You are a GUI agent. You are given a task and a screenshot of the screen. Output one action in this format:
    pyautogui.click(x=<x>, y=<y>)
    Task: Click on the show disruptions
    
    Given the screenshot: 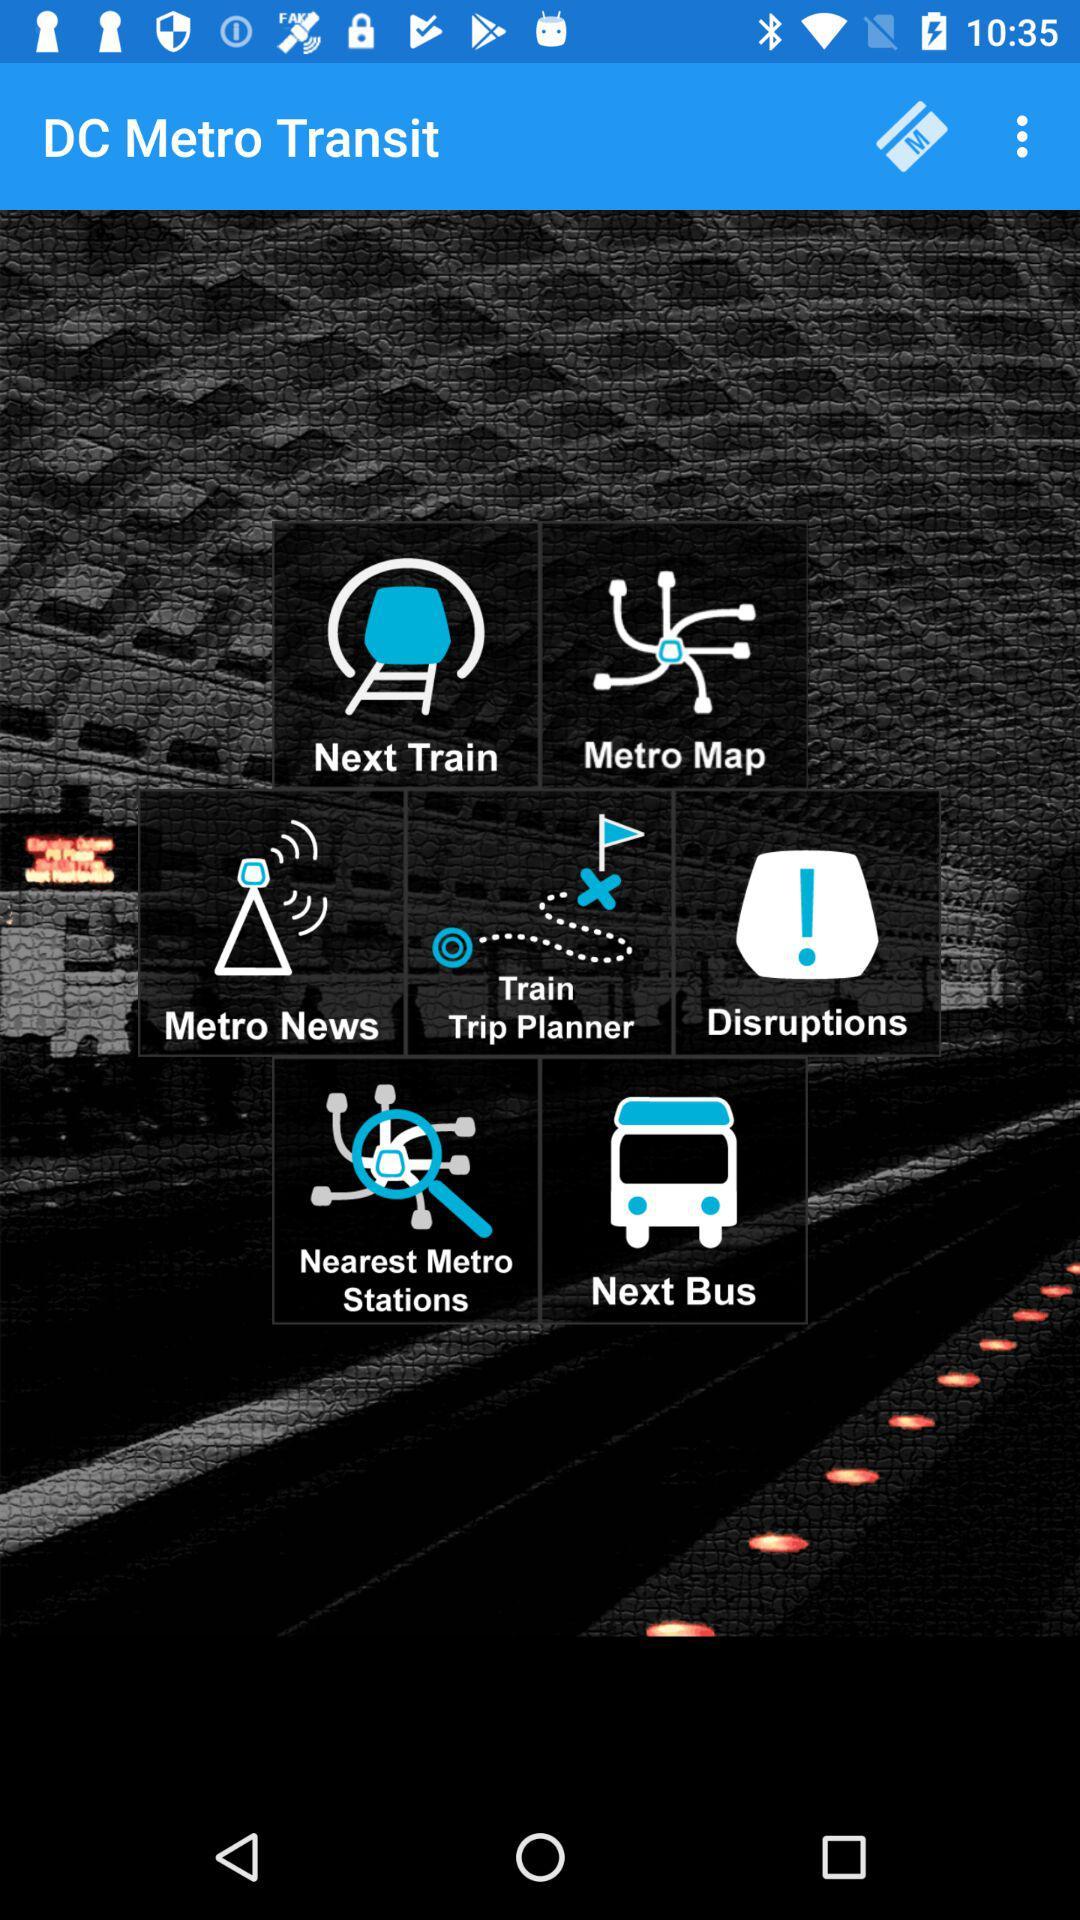 What is the action you would take?
    pyautogui.click(x=806, y=921)
    